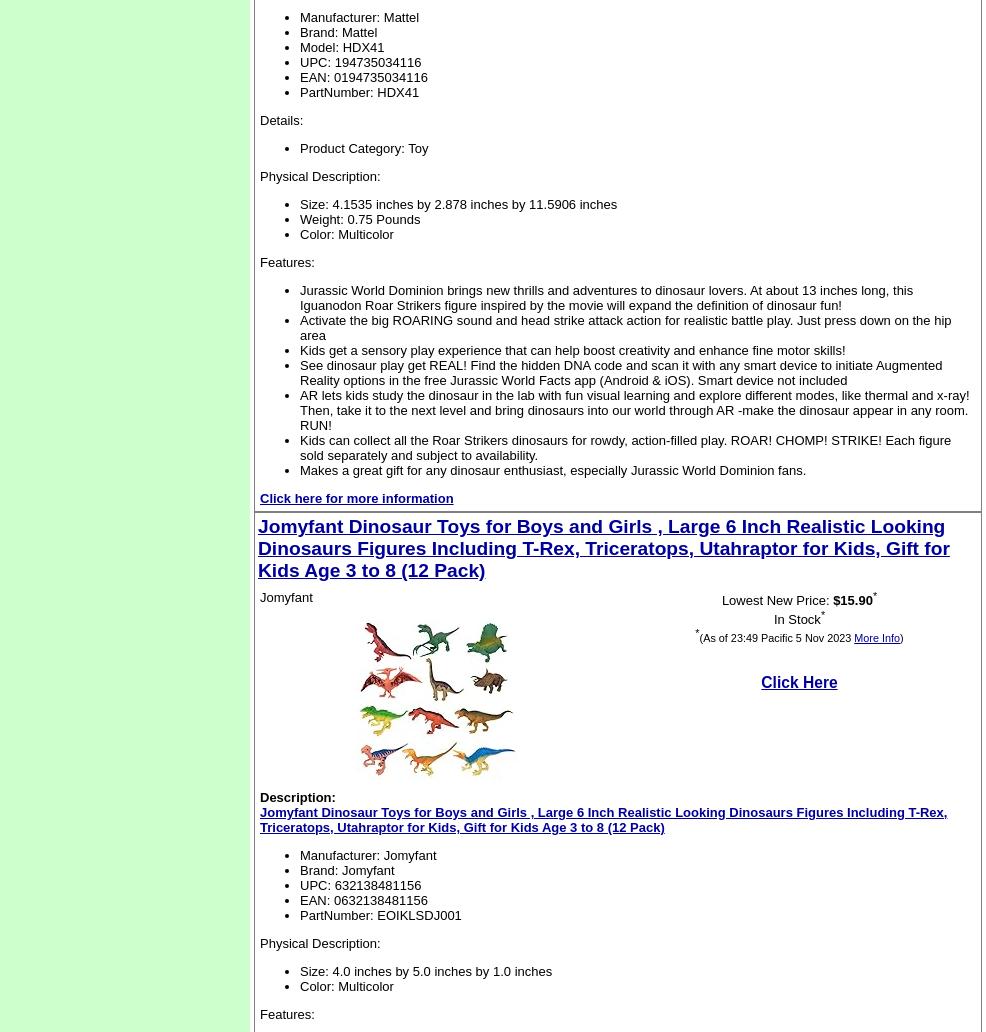 The height and width of the screenshot is (1032, 986). I want to click on 'In Stock', so click(773, 618).